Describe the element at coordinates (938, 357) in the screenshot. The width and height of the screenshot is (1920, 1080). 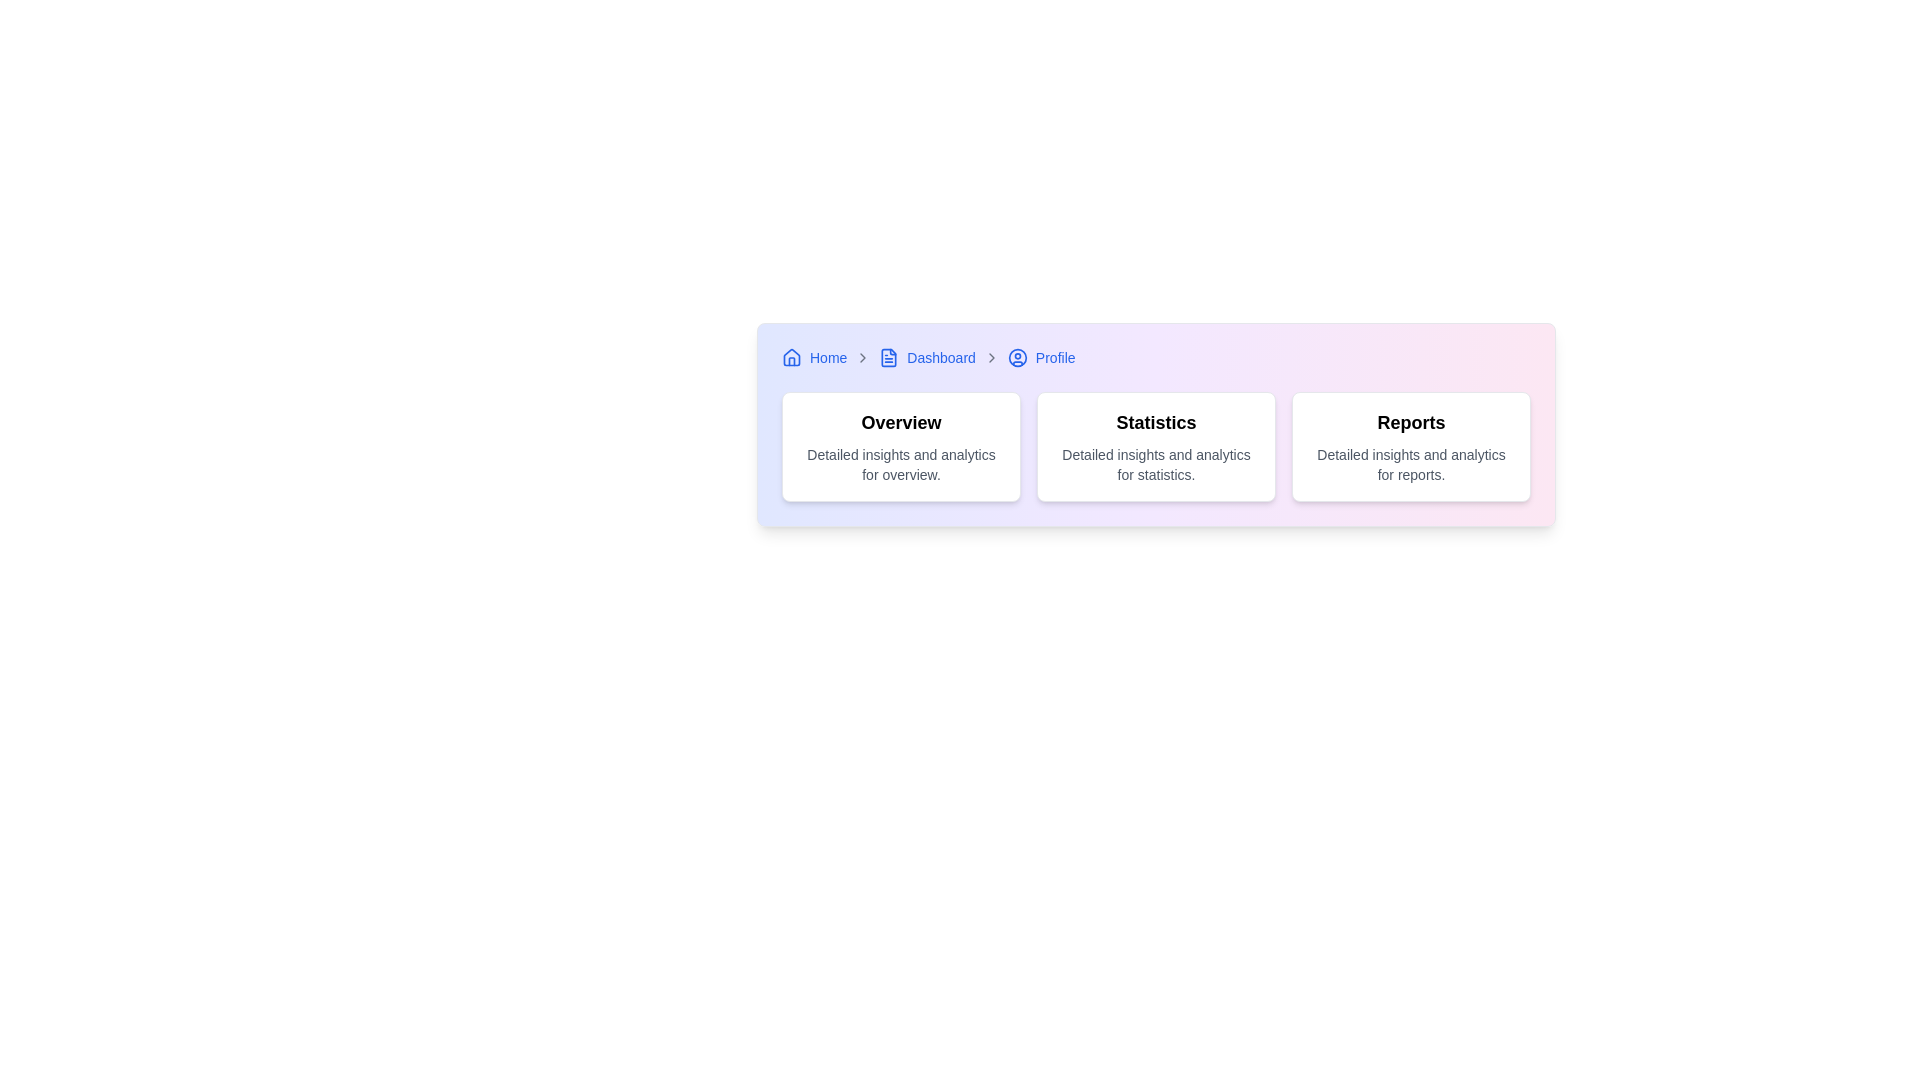
I see `the 'Dashboard' breadcrumb navigation item` at that location.